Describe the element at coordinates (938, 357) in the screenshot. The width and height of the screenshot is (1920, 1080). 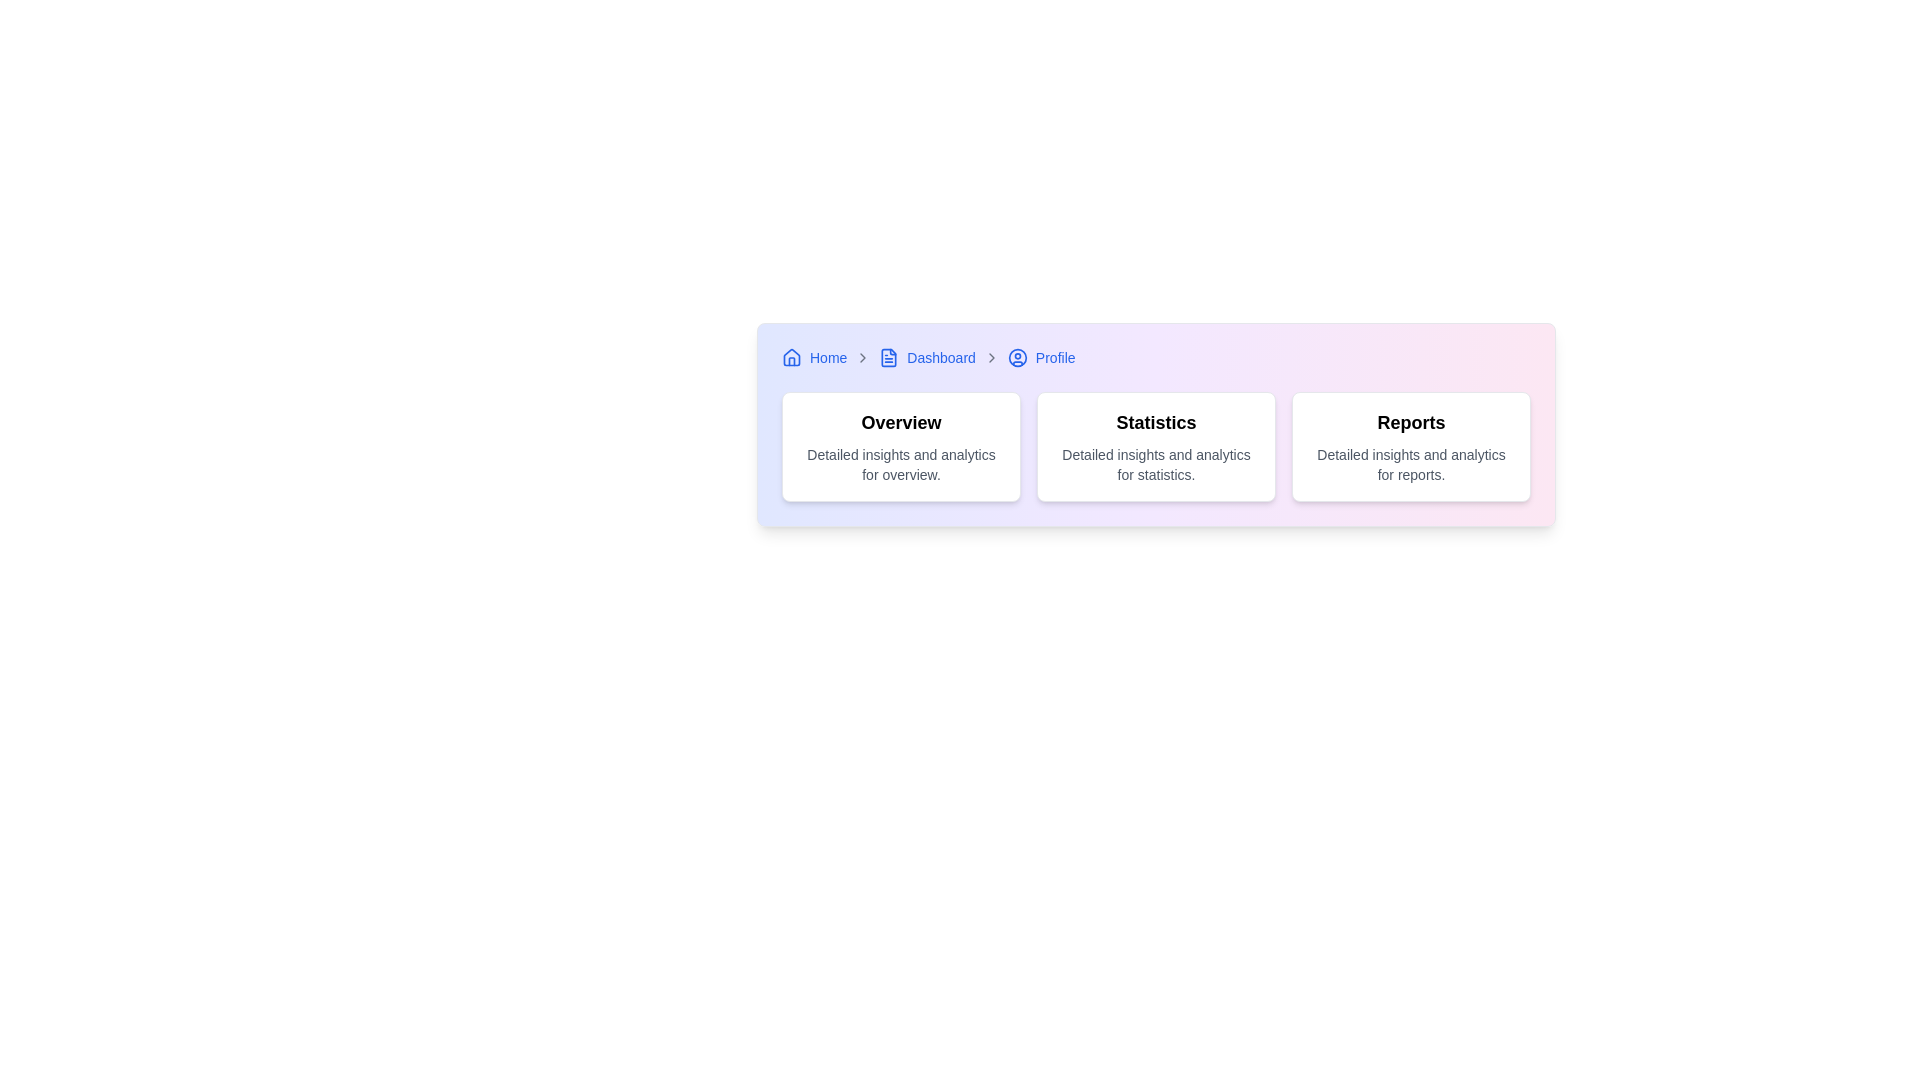
I see `the 'Dashboard' breadcrumb navigation item` at that location.